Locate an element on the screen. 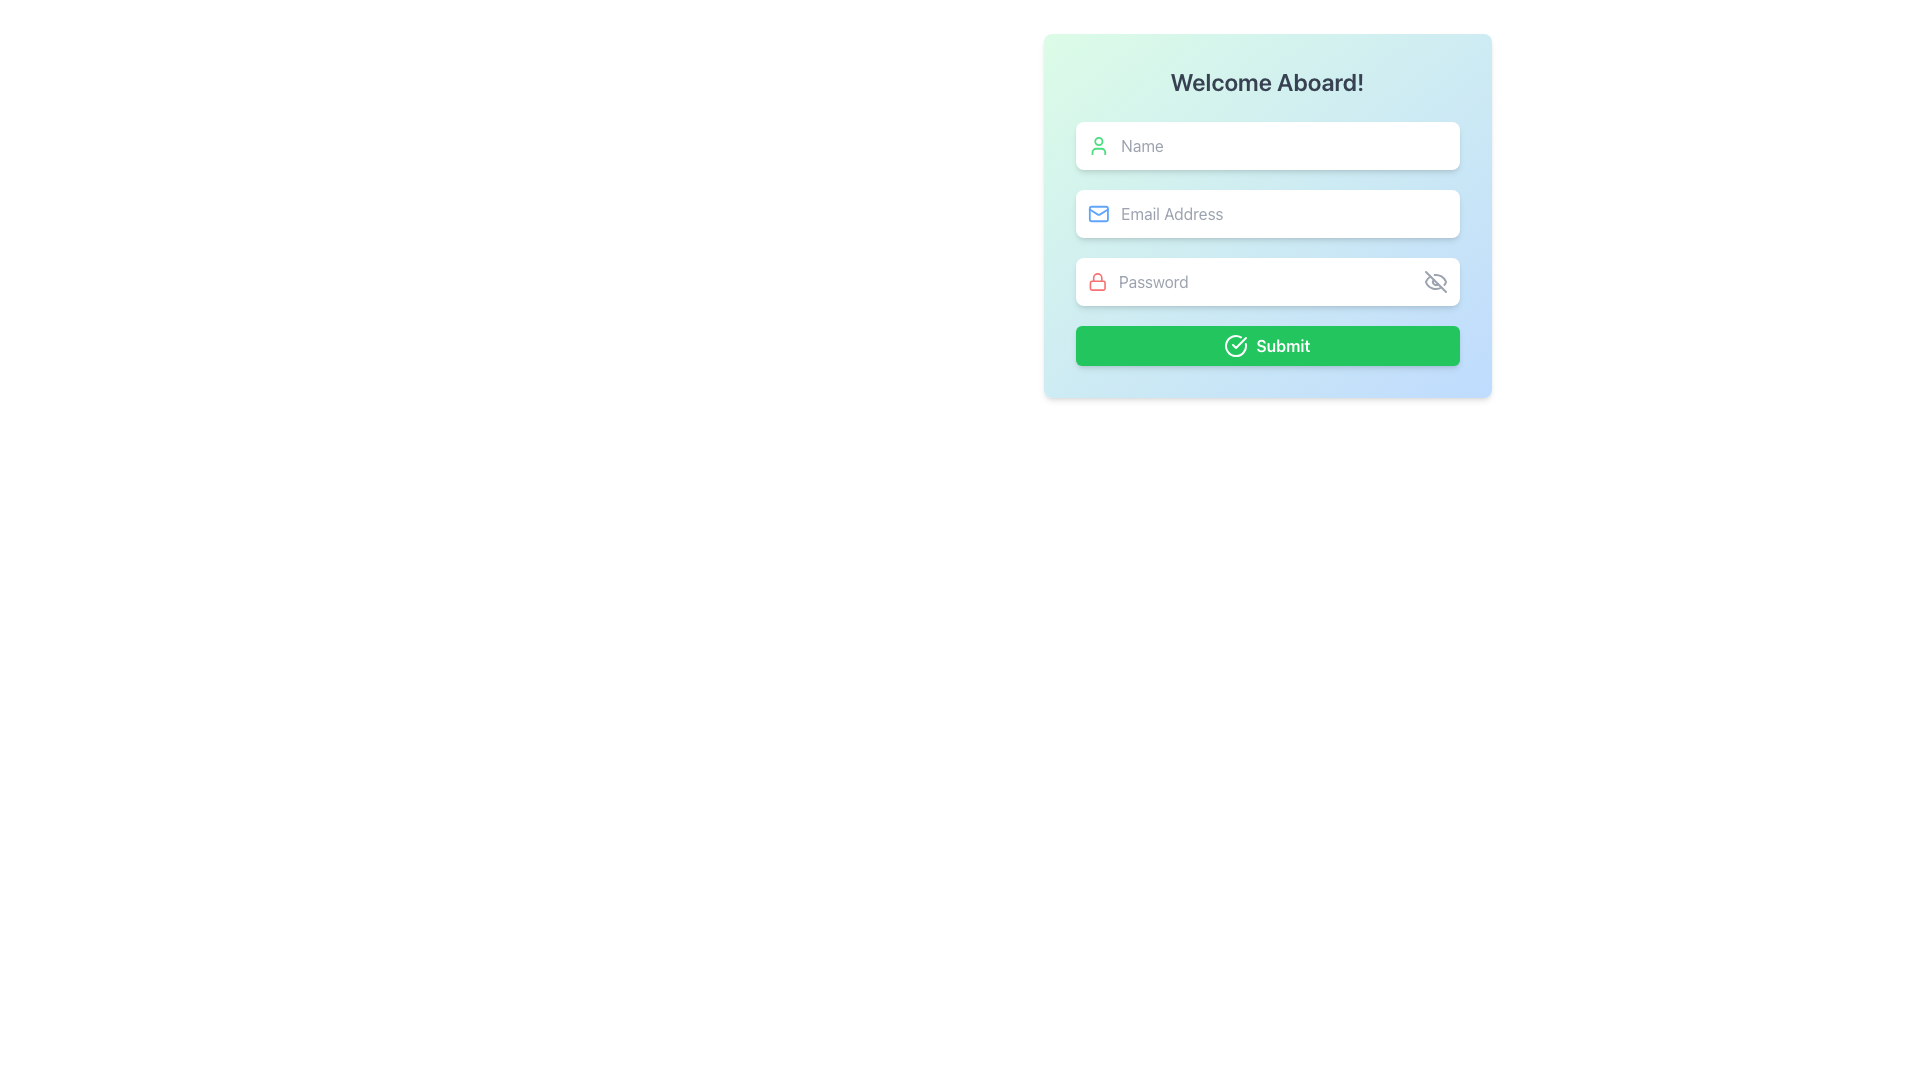 The width and height of the screenshot is (1920, 1080). the email input field icon that visually indicates the purpose of the input field in the vertical form, positioned between the 'Name' and 'Password' fields is located at coordinates (1097, 213).